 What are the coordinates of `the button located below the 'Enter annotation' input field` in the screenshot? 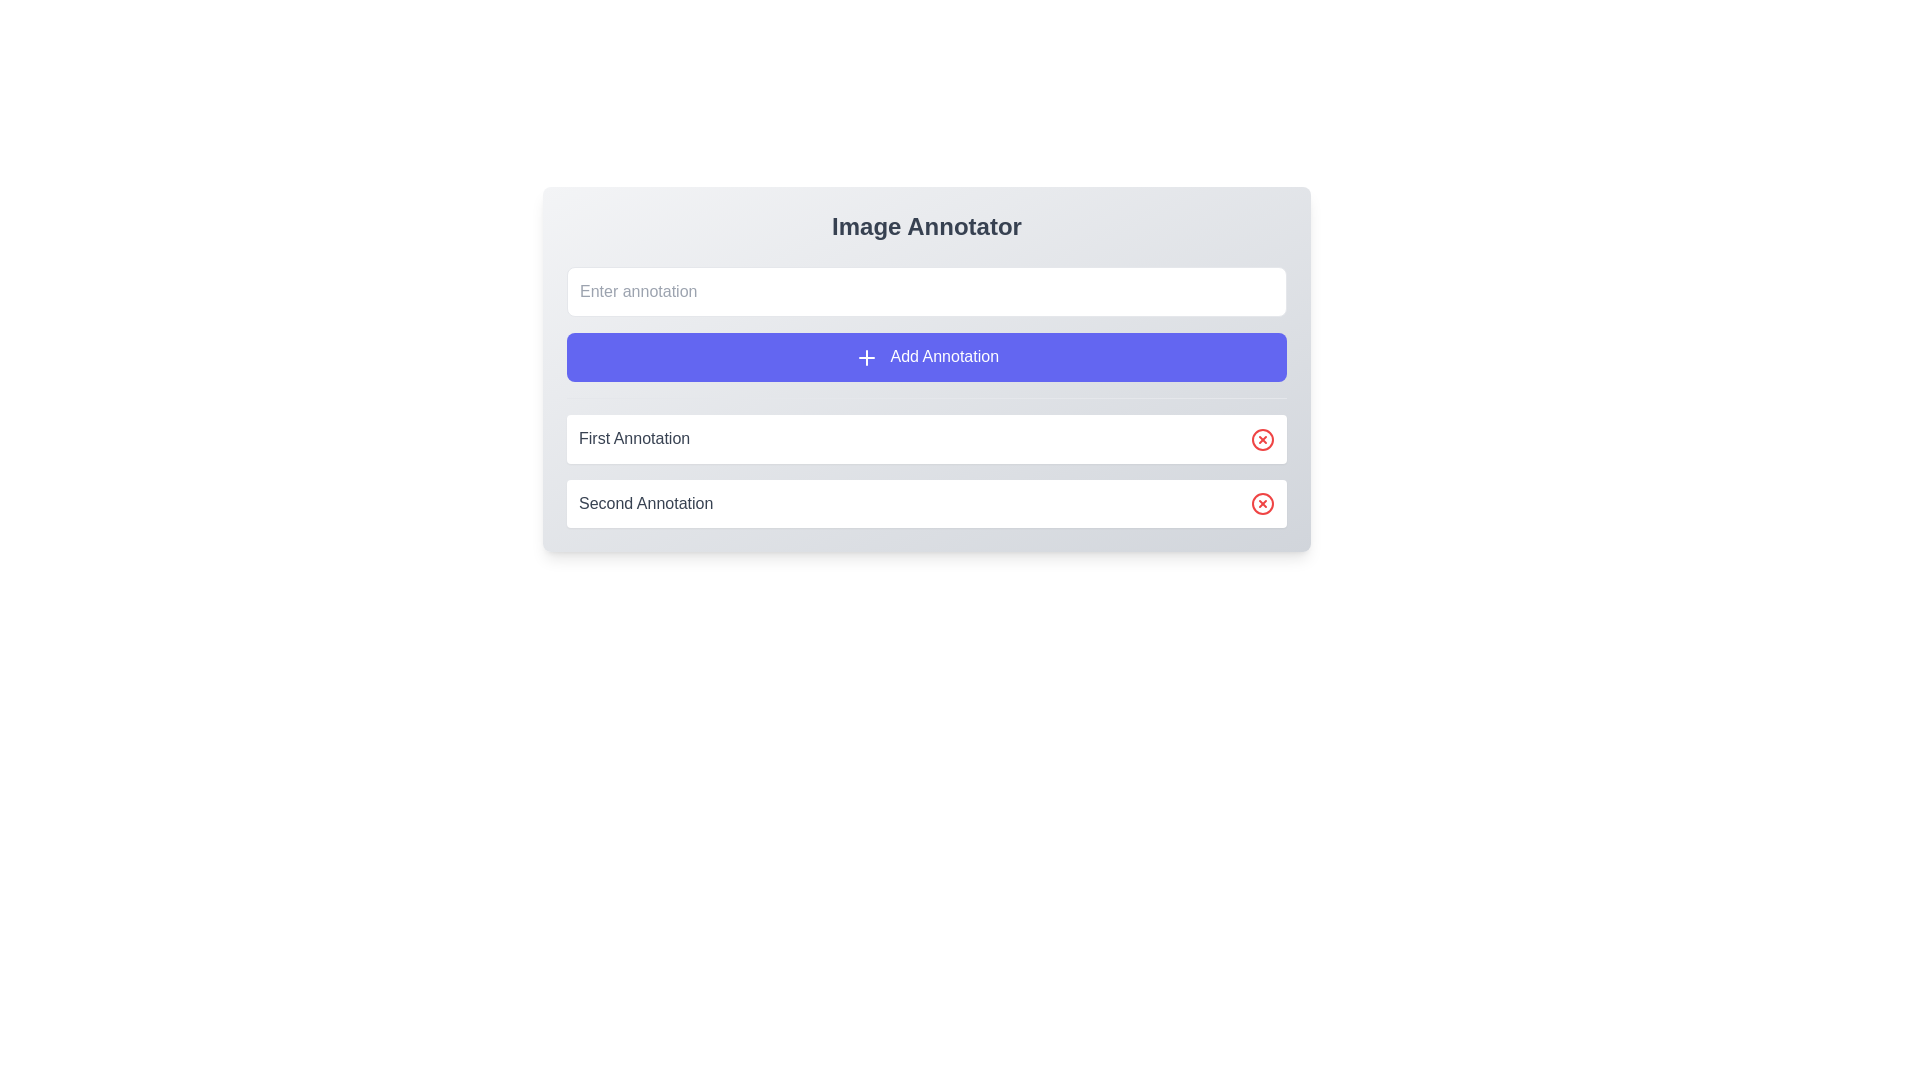 It's located at (925, 356).